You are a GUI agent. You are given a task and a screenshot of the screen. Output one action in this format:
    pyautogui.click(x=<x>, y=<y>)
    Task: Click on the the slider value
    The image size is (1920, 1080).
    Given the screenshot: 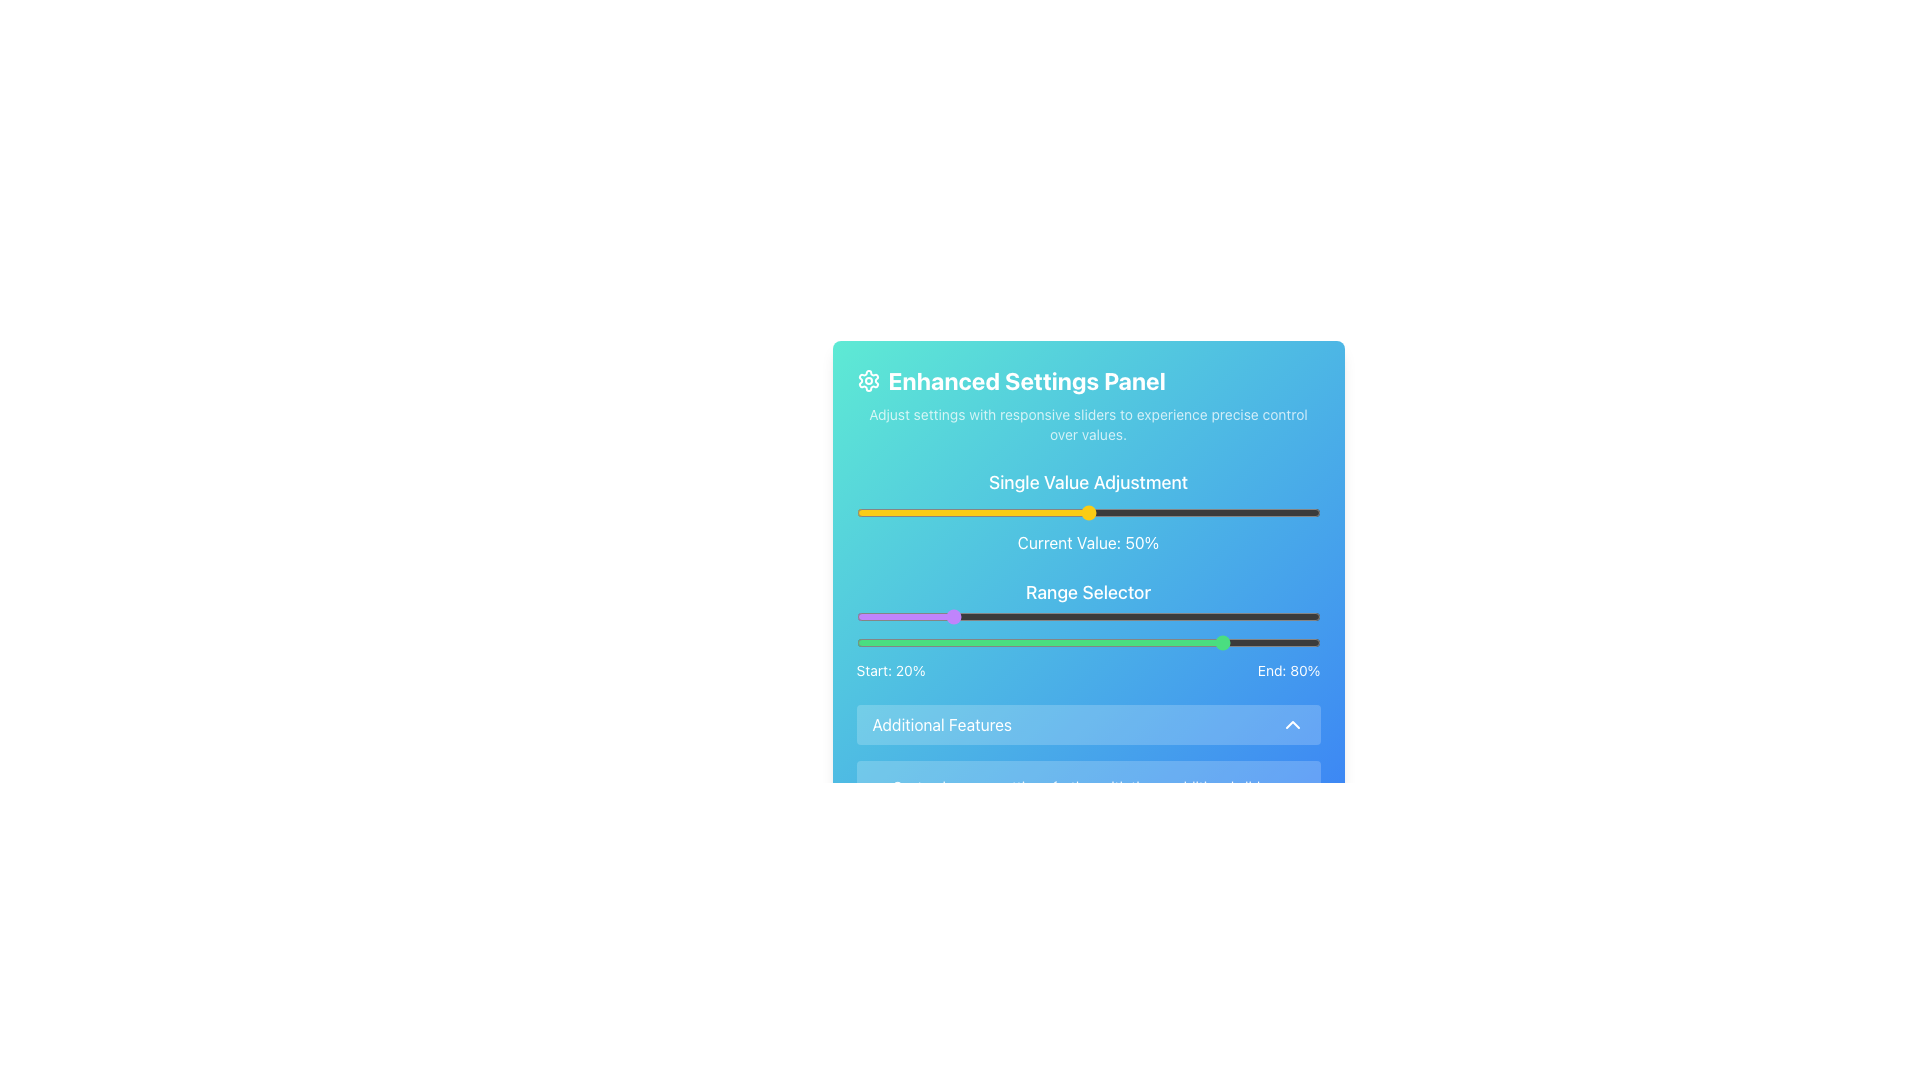 What is the action you would take?
    pyautogui.click(x=1226, y=512)
    